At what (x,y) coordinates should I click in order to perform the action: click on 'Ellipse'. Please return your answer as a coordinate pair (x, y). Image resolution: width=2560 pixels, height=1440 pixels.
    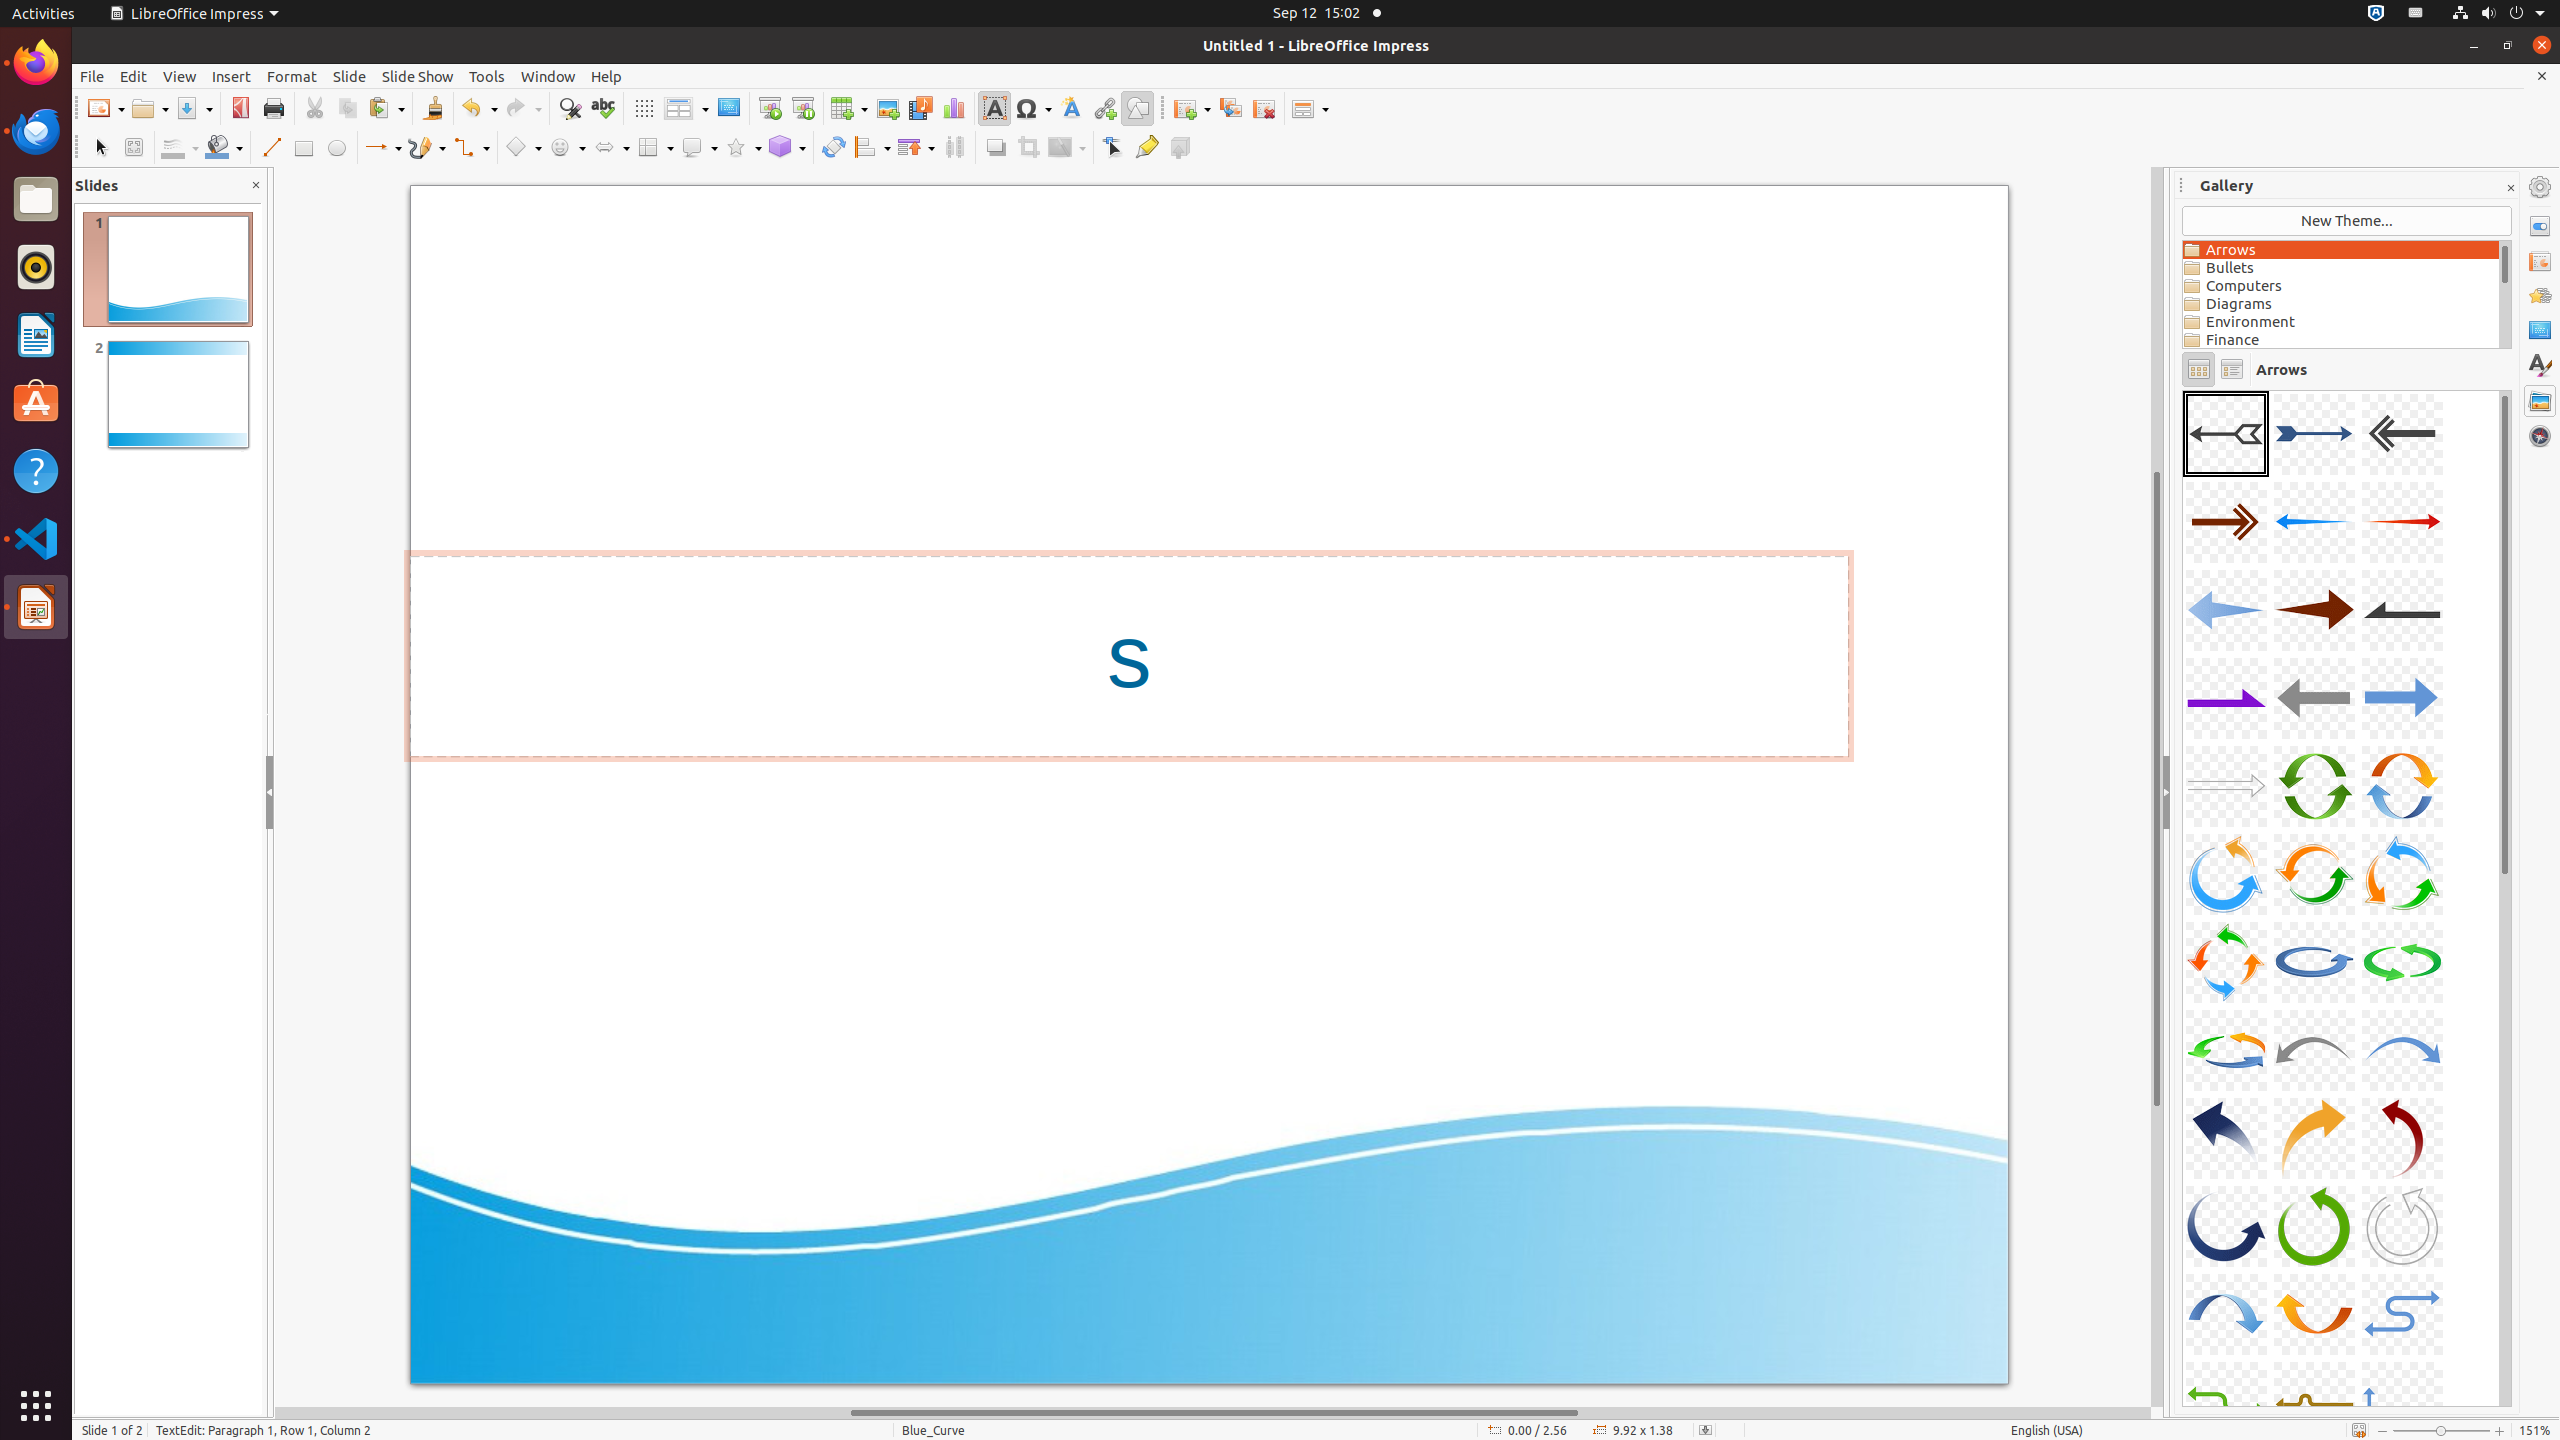
    Looking at the image, I should click on (335, 146).